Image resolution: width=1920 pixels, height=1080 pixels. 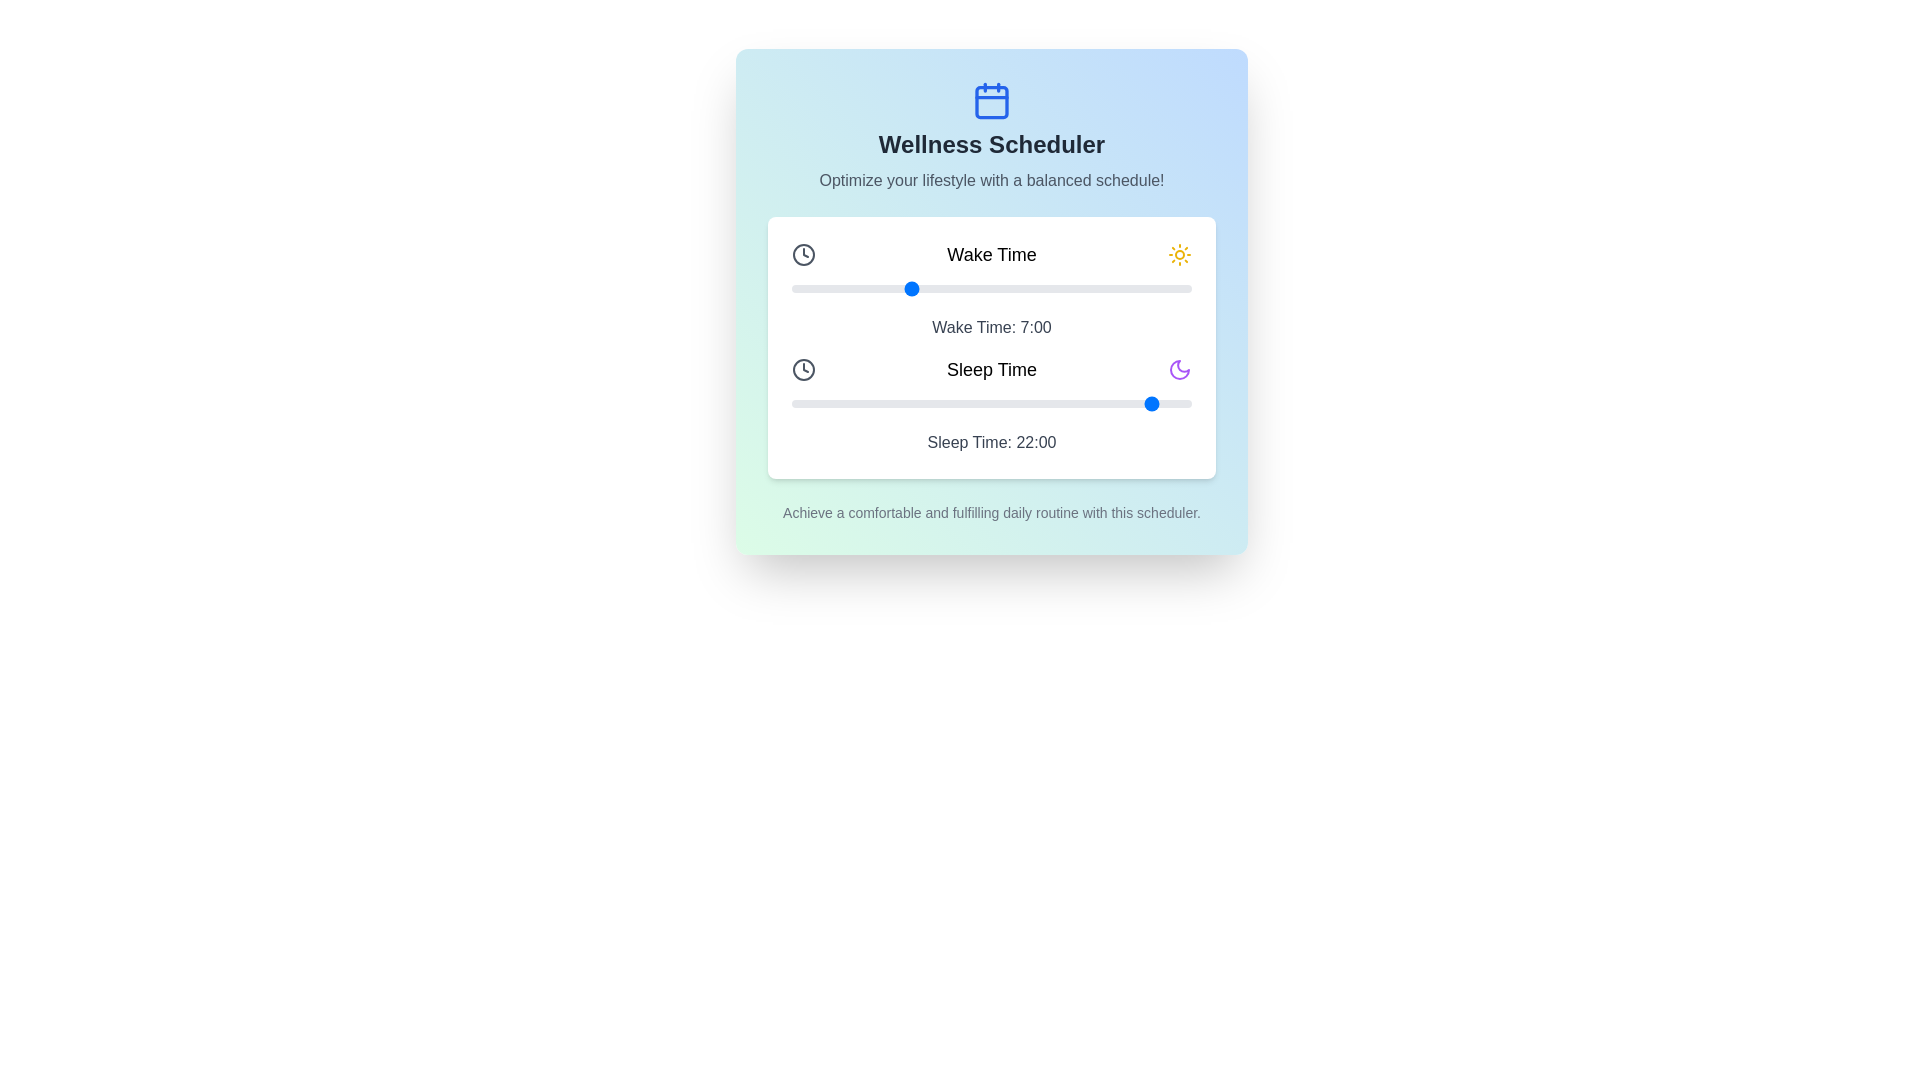 What do you see at coordinates (992, 346) in the screenshot?
I see `the Interactive Section containing sliders and textual labels that allows users to adjust daily scheduling parameters for wake and sleep times, located in the lower part of the white rounded rectangular card below the title 'Wellness Scheduler'` at bounding box center [992, 346].